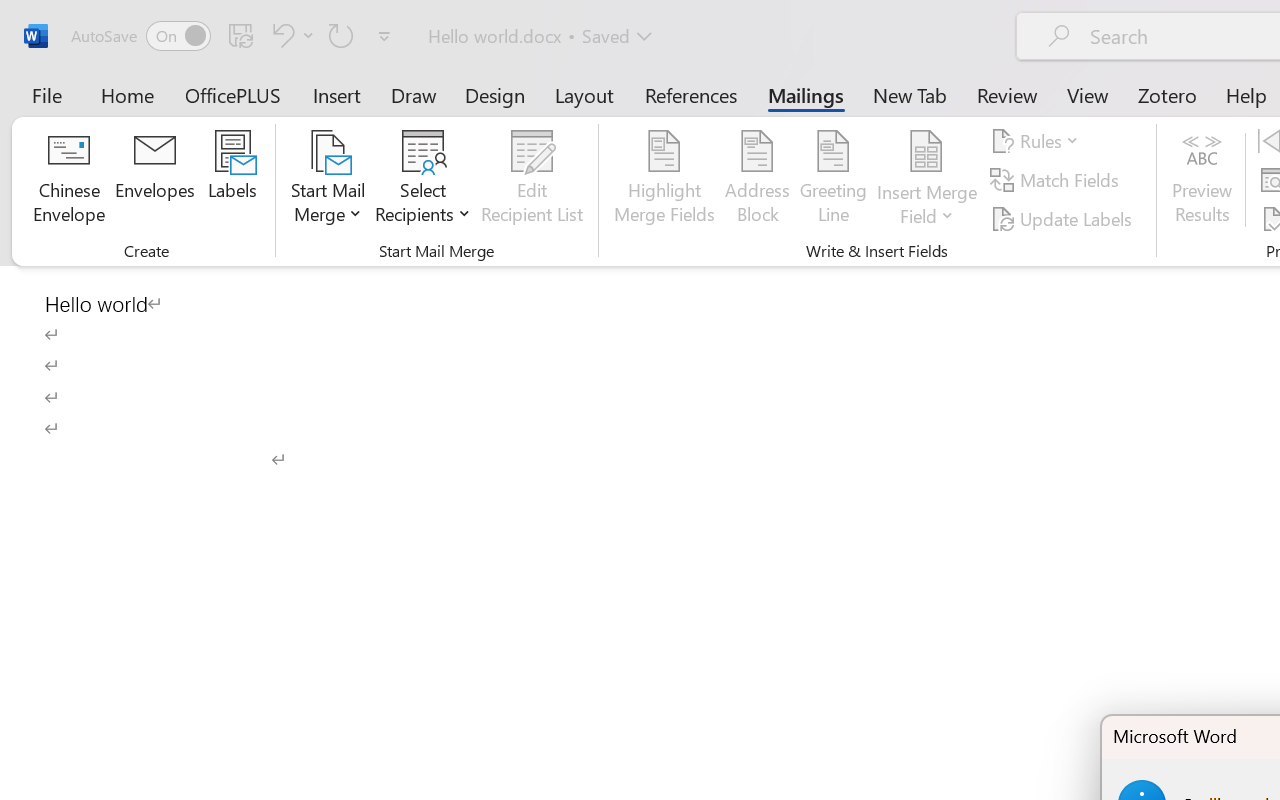 The height and width of the screenshot is (800, 1280). What do you see at coordinates (337, 94) in the screenshot?
I see `'Insert'` at bounding box center [337, 94].